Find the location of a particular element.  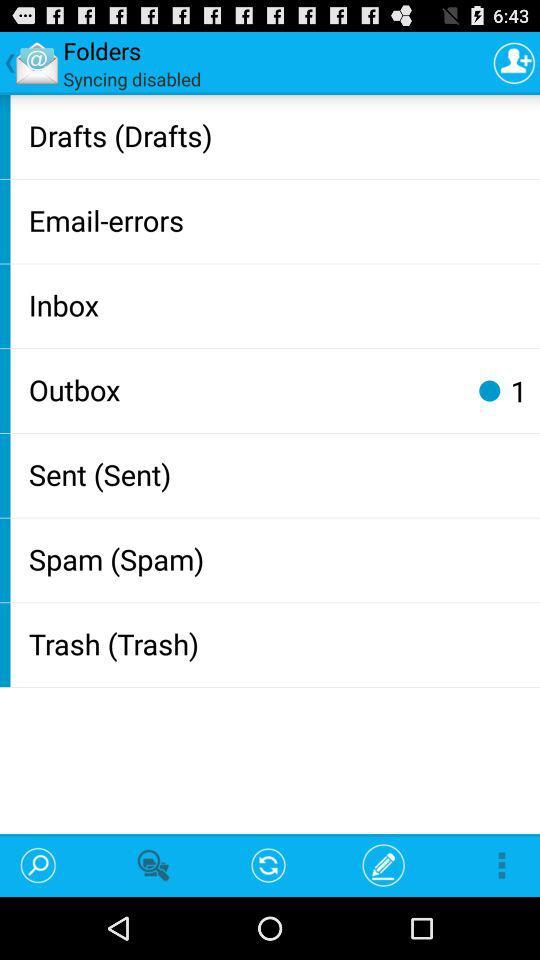

a recipient is located at coordinates (514, 62).